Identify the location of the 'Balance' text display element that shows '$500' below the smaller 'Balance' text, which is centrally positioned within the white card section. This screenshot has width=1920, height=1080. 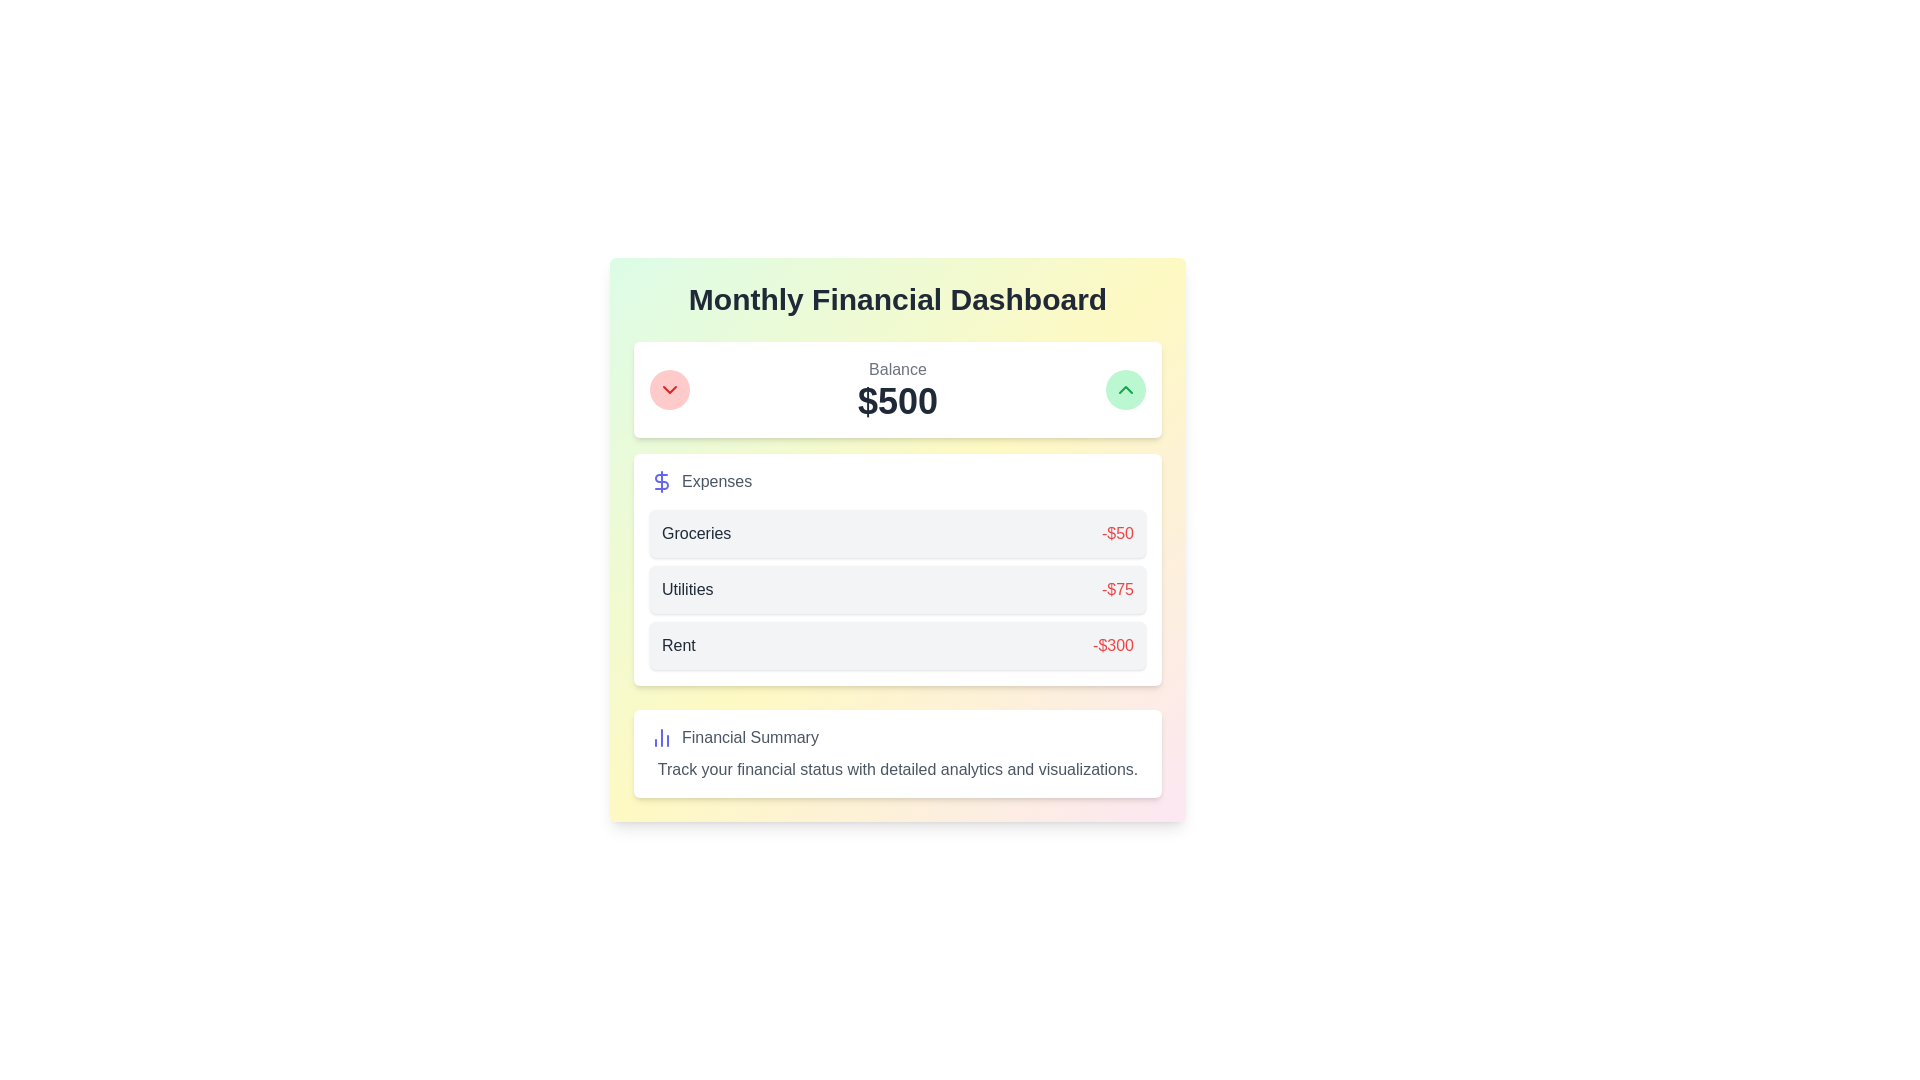
(896, 389).